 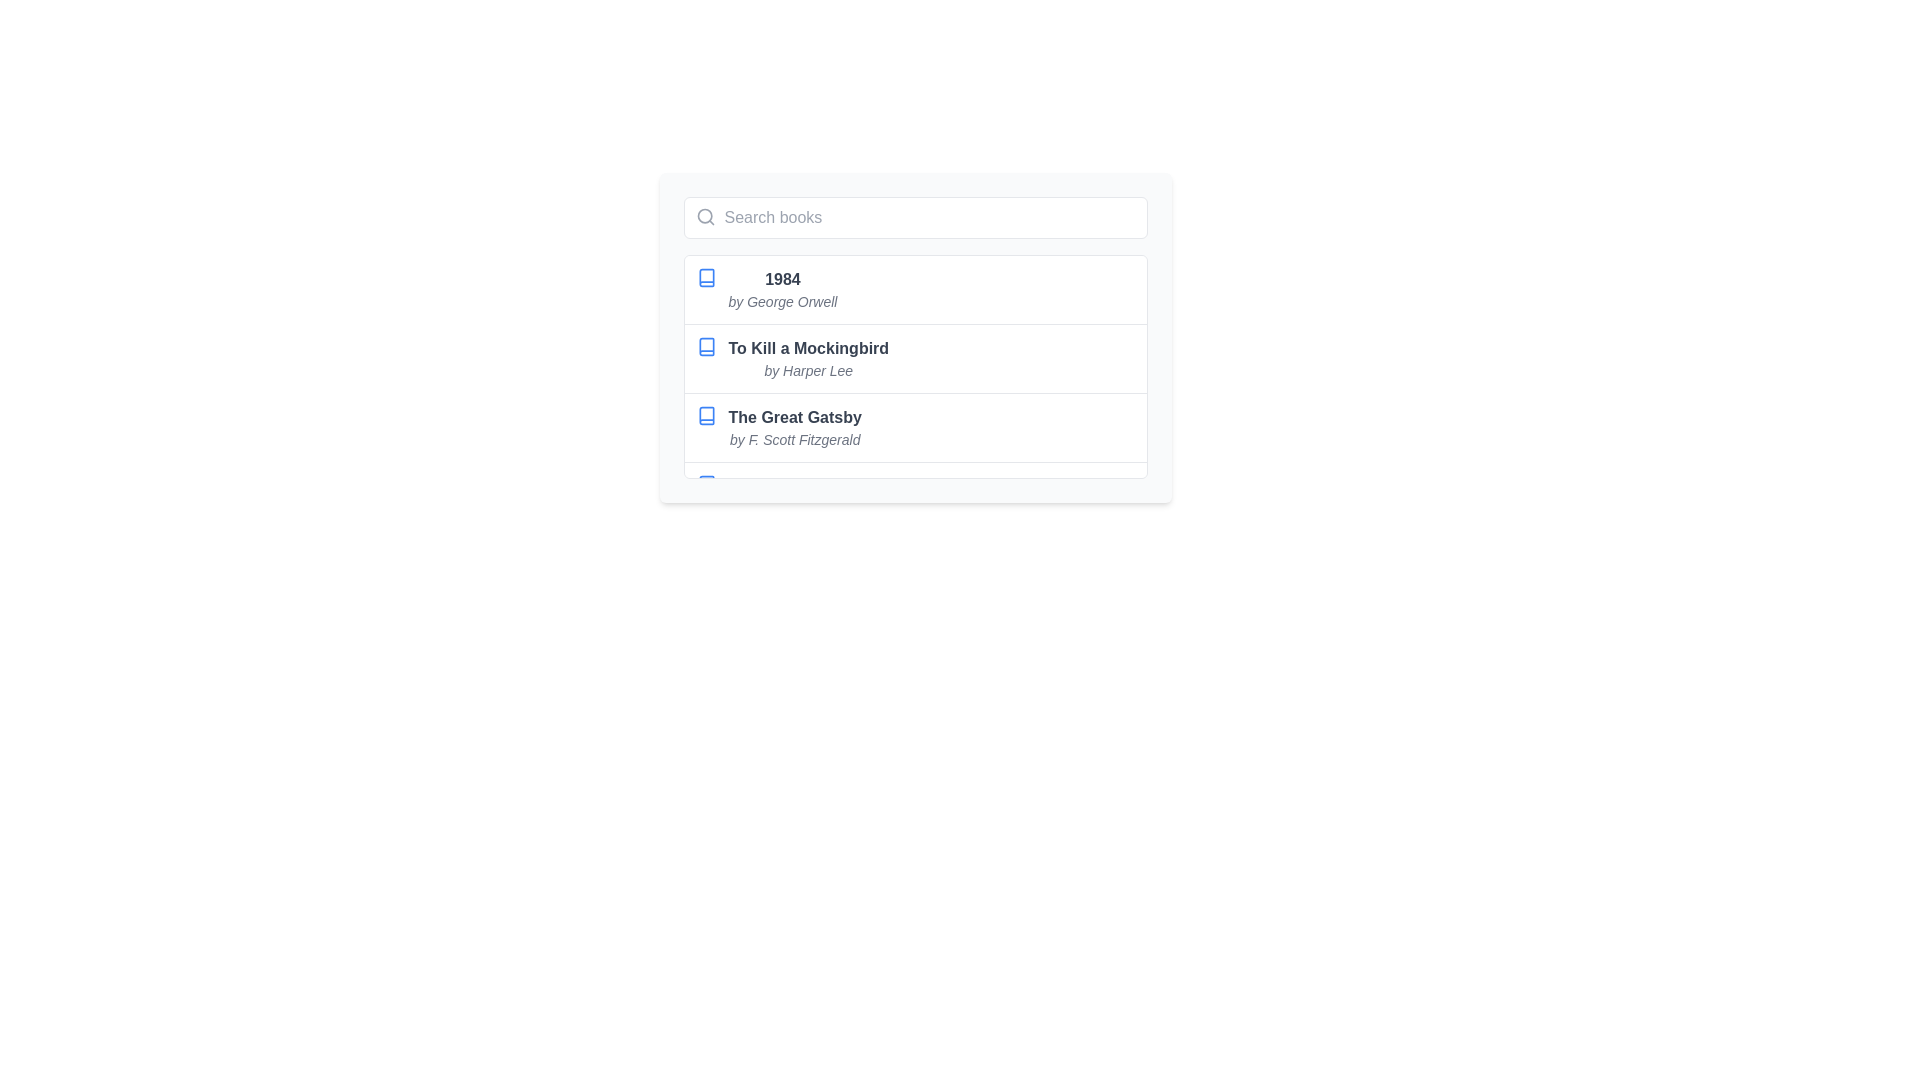 What do you see at coordinates (914, 289) in the screenshot?
I see `the first list item in the dropdown menu representing the book '1984' by George Orwell` at bounding box center [914, 289].